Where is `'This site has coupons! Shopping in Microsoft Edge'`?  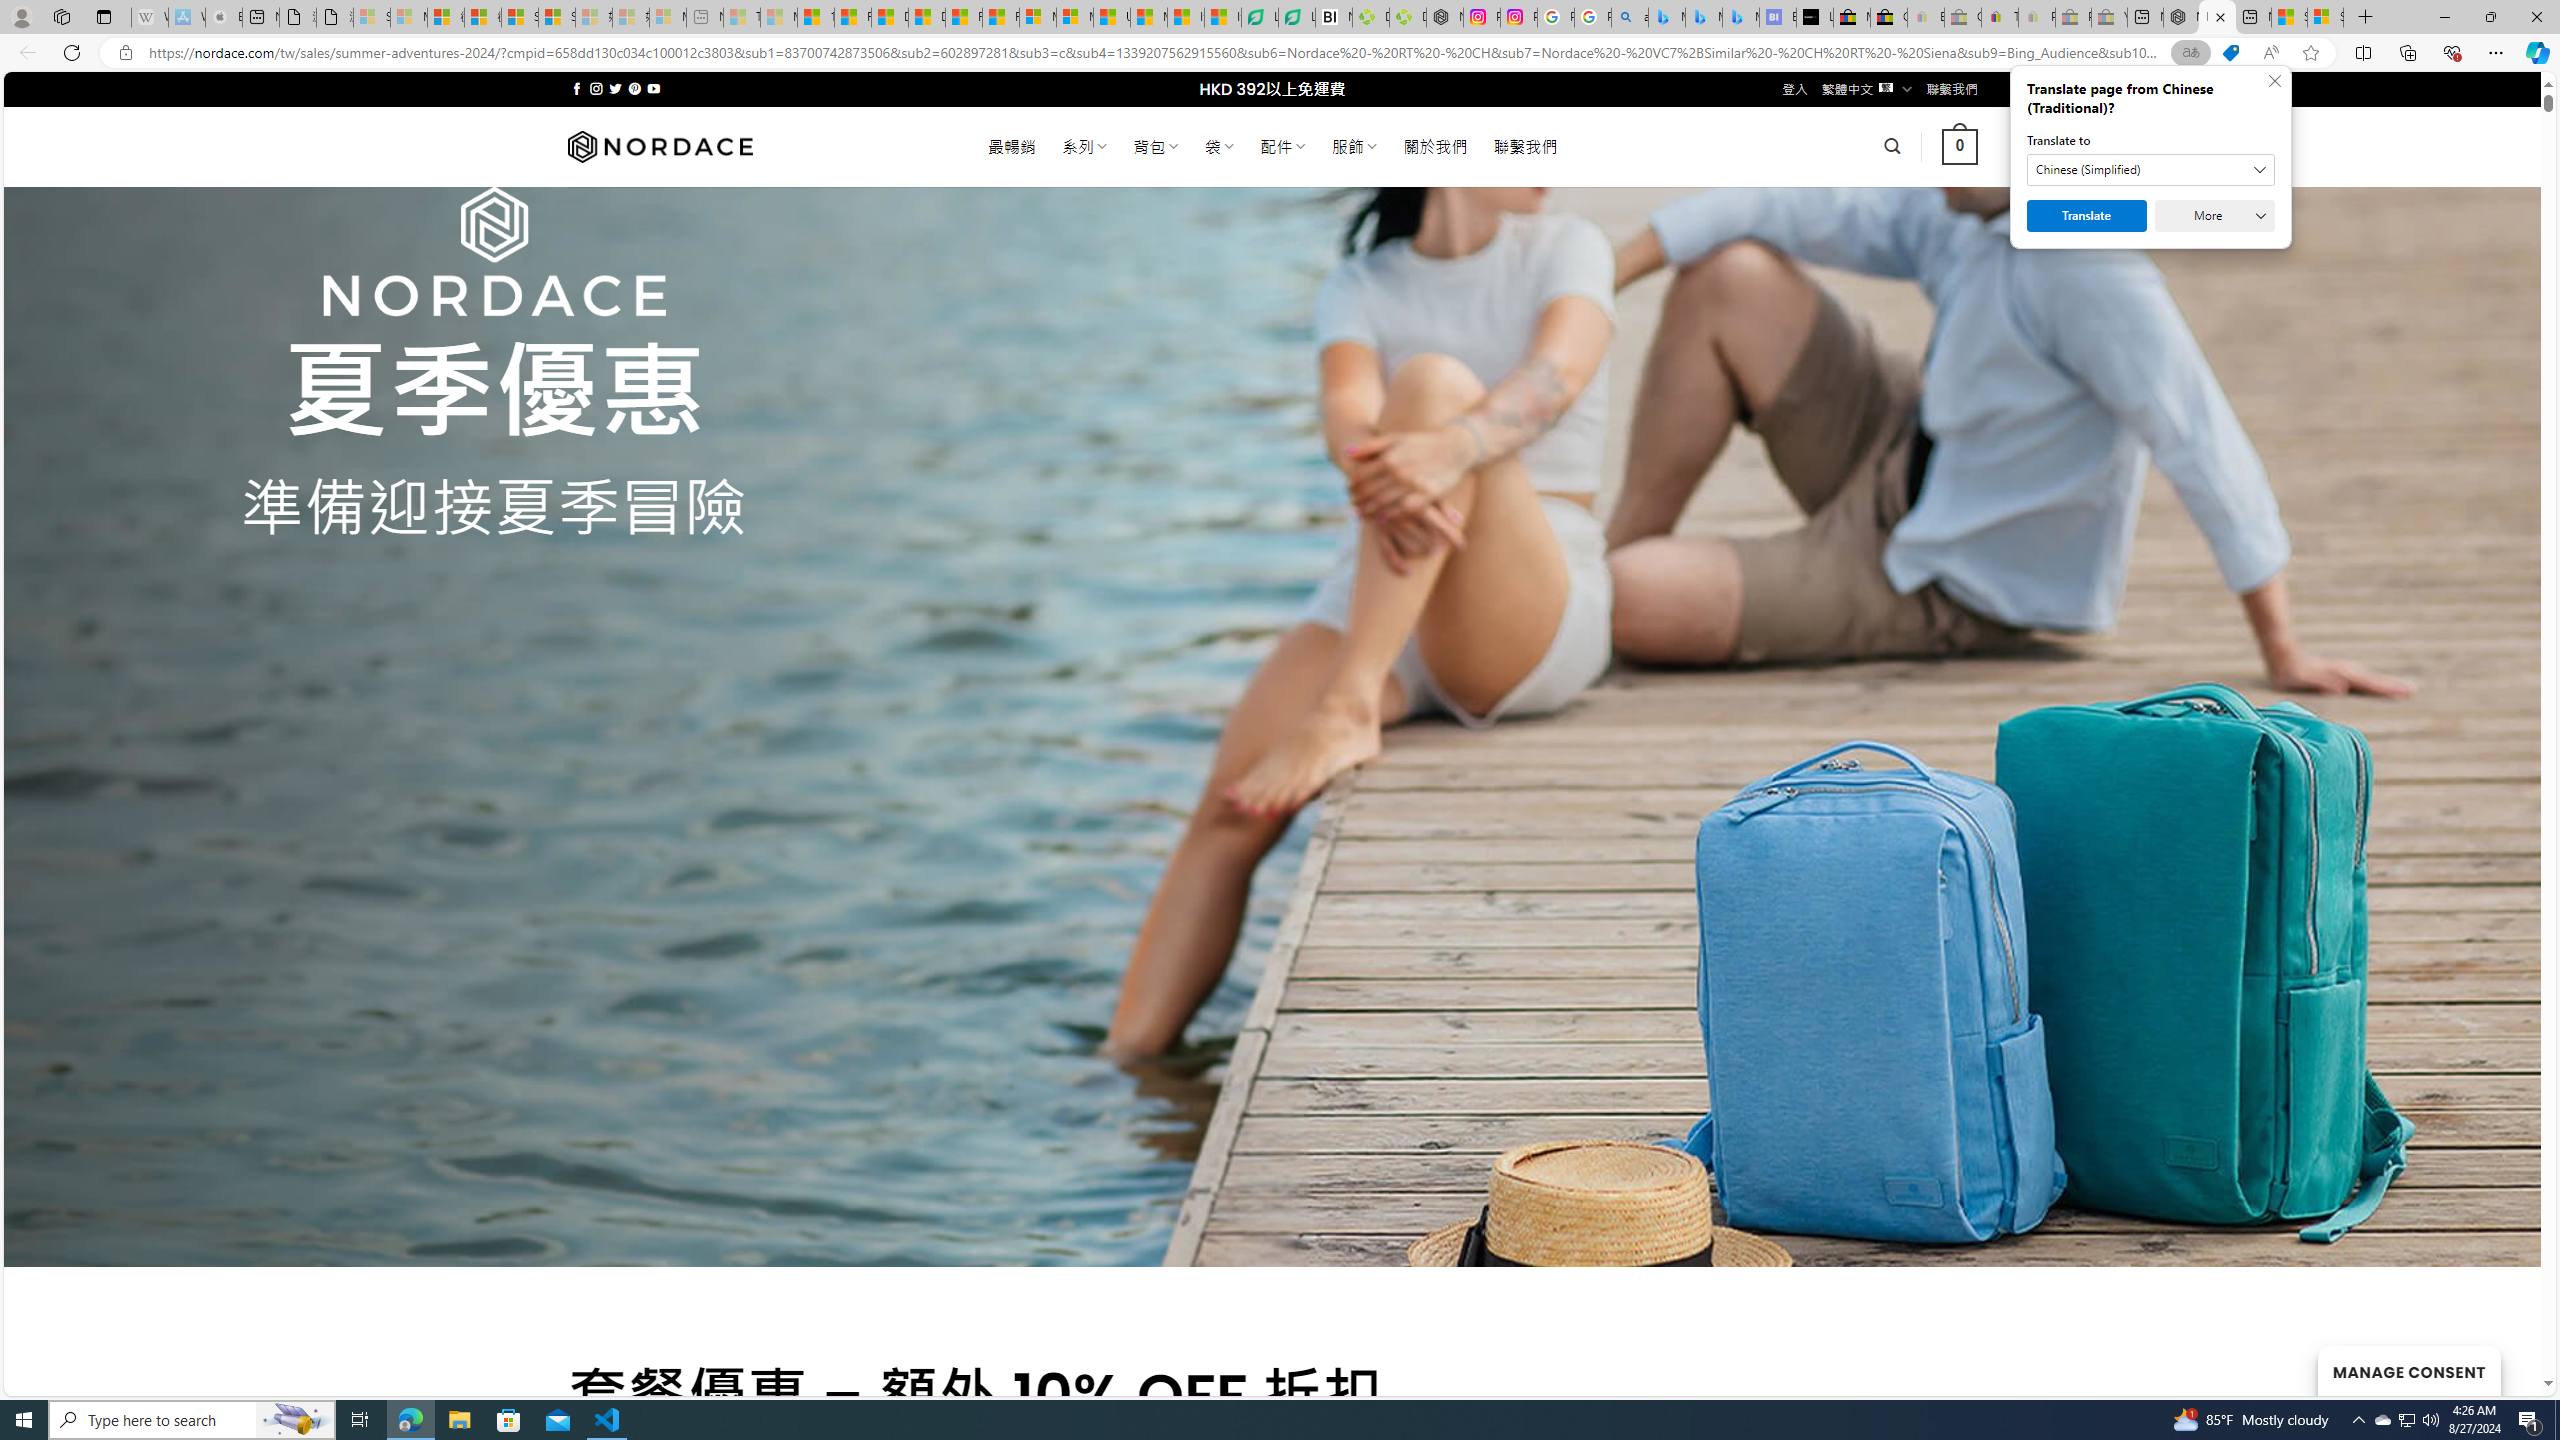
'This site has coupons! Shopping in Microsoft Edge' is located at coordinates (2230, 53).